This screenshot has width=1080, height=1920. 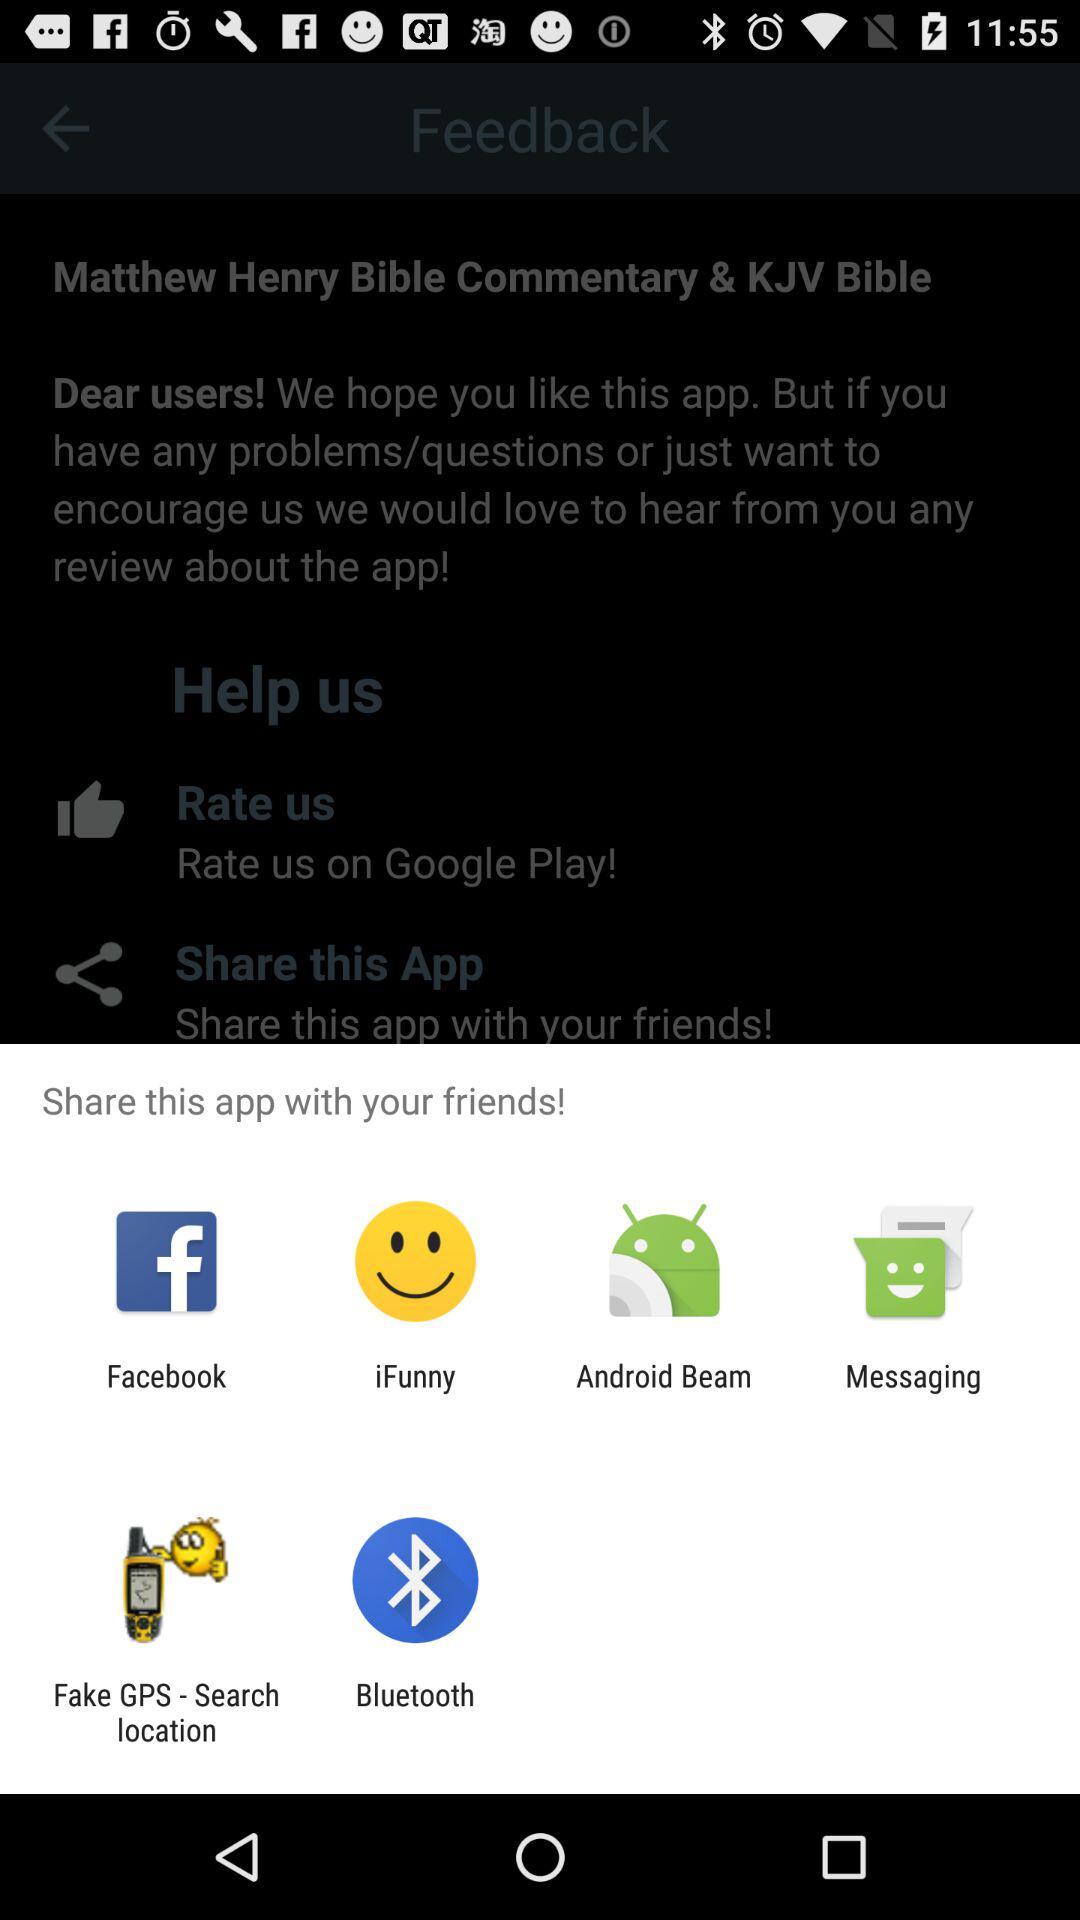 What do you see at coordinates (414, 1392) in the screenshot?
I see `ifunny` at bounding box center [414, 1392].